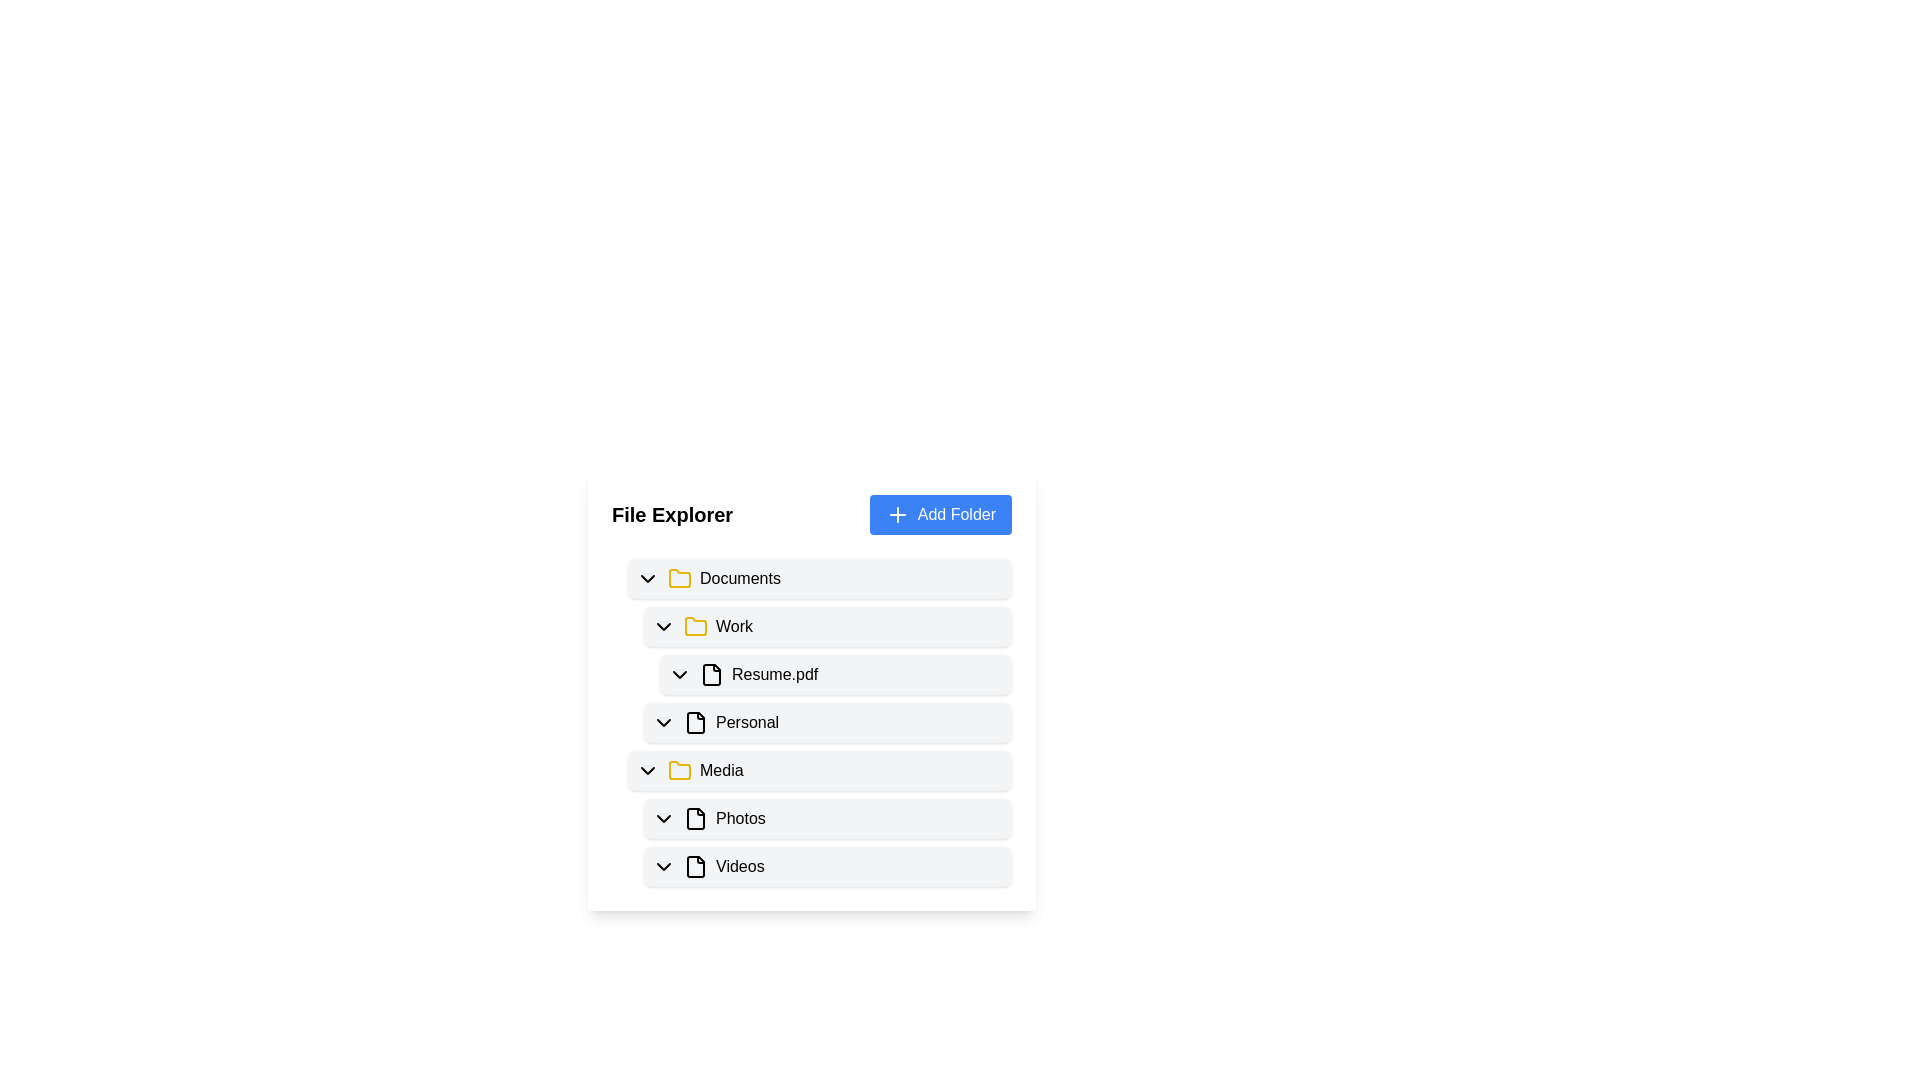  Describe the element at coordinates (680, 769) in the screenshot. I see `the yellow folder icon located in the 'File Explorer' view, specifically the fourth item labeled 'Media'` at that location.